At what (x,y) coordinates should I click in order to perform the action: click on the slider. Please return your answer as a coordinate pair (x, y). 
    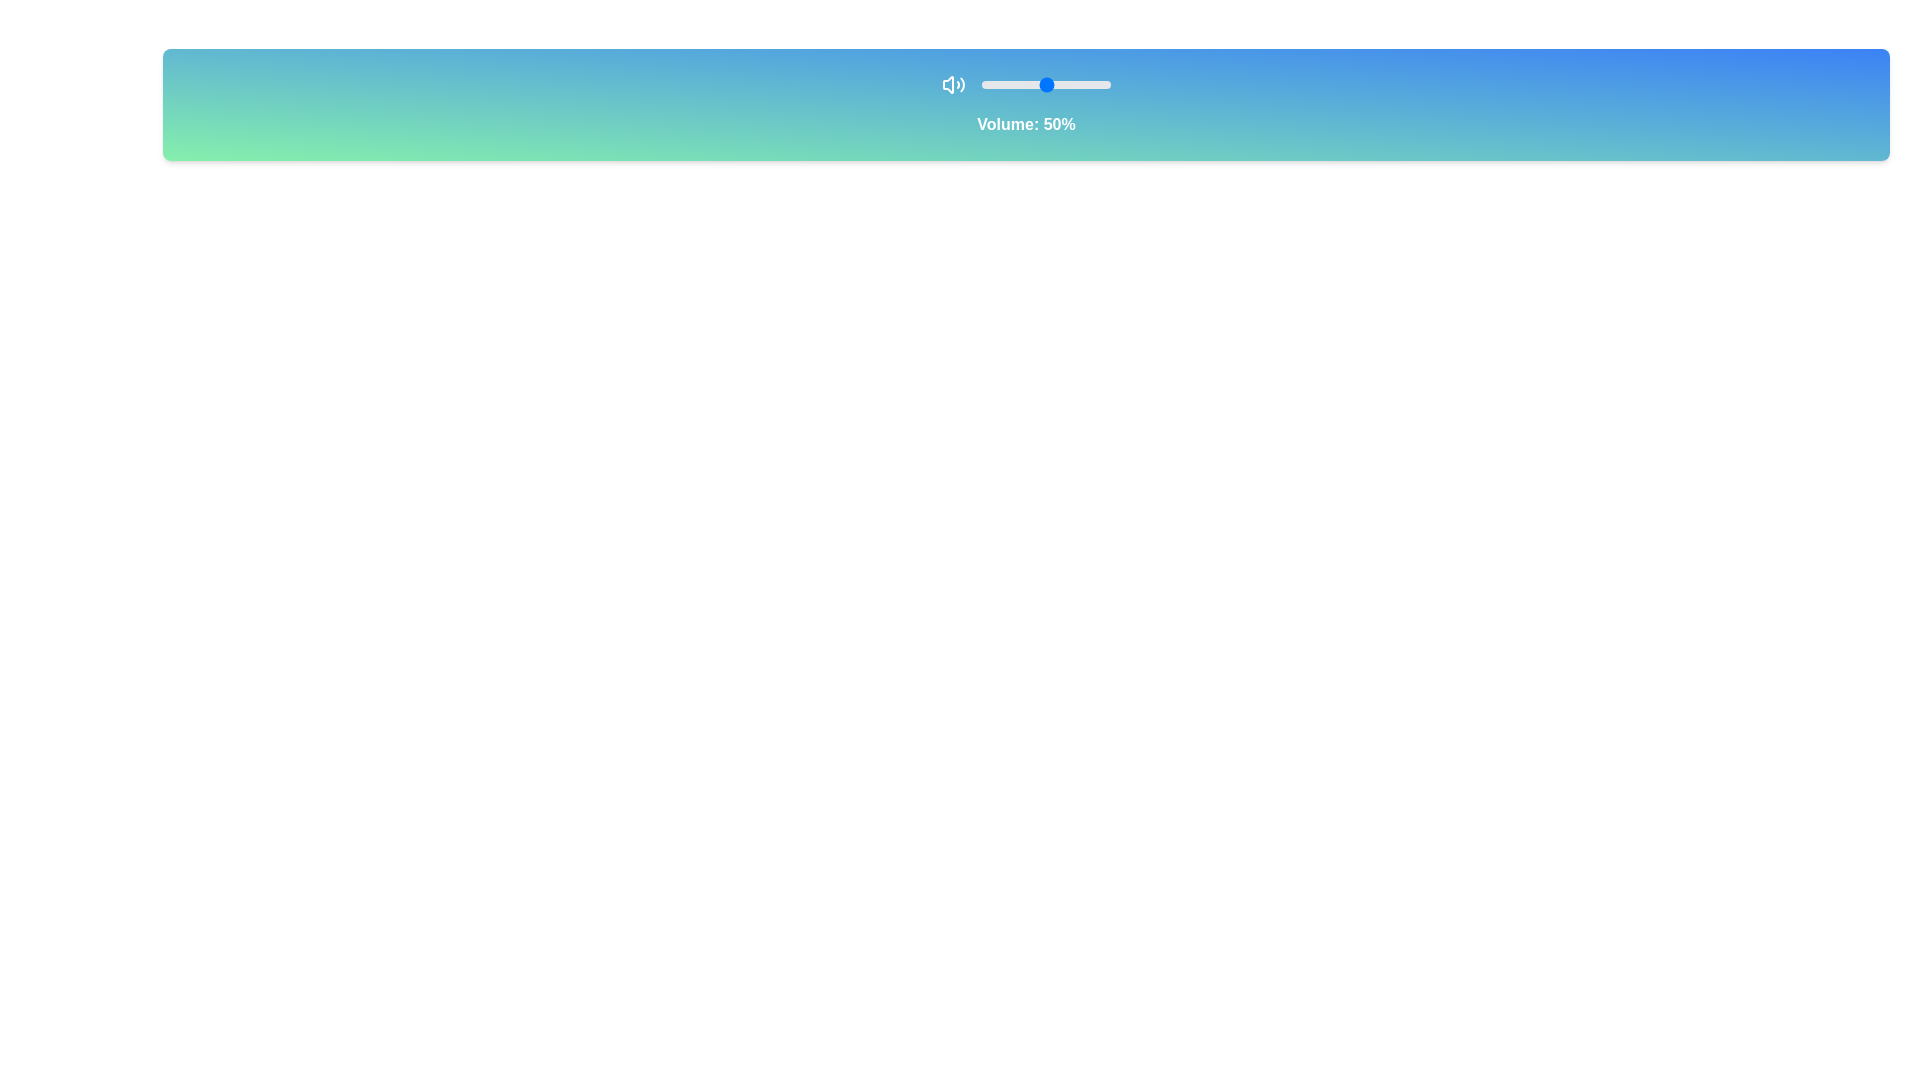
    Looking at the image, I should click on (1006, 83).